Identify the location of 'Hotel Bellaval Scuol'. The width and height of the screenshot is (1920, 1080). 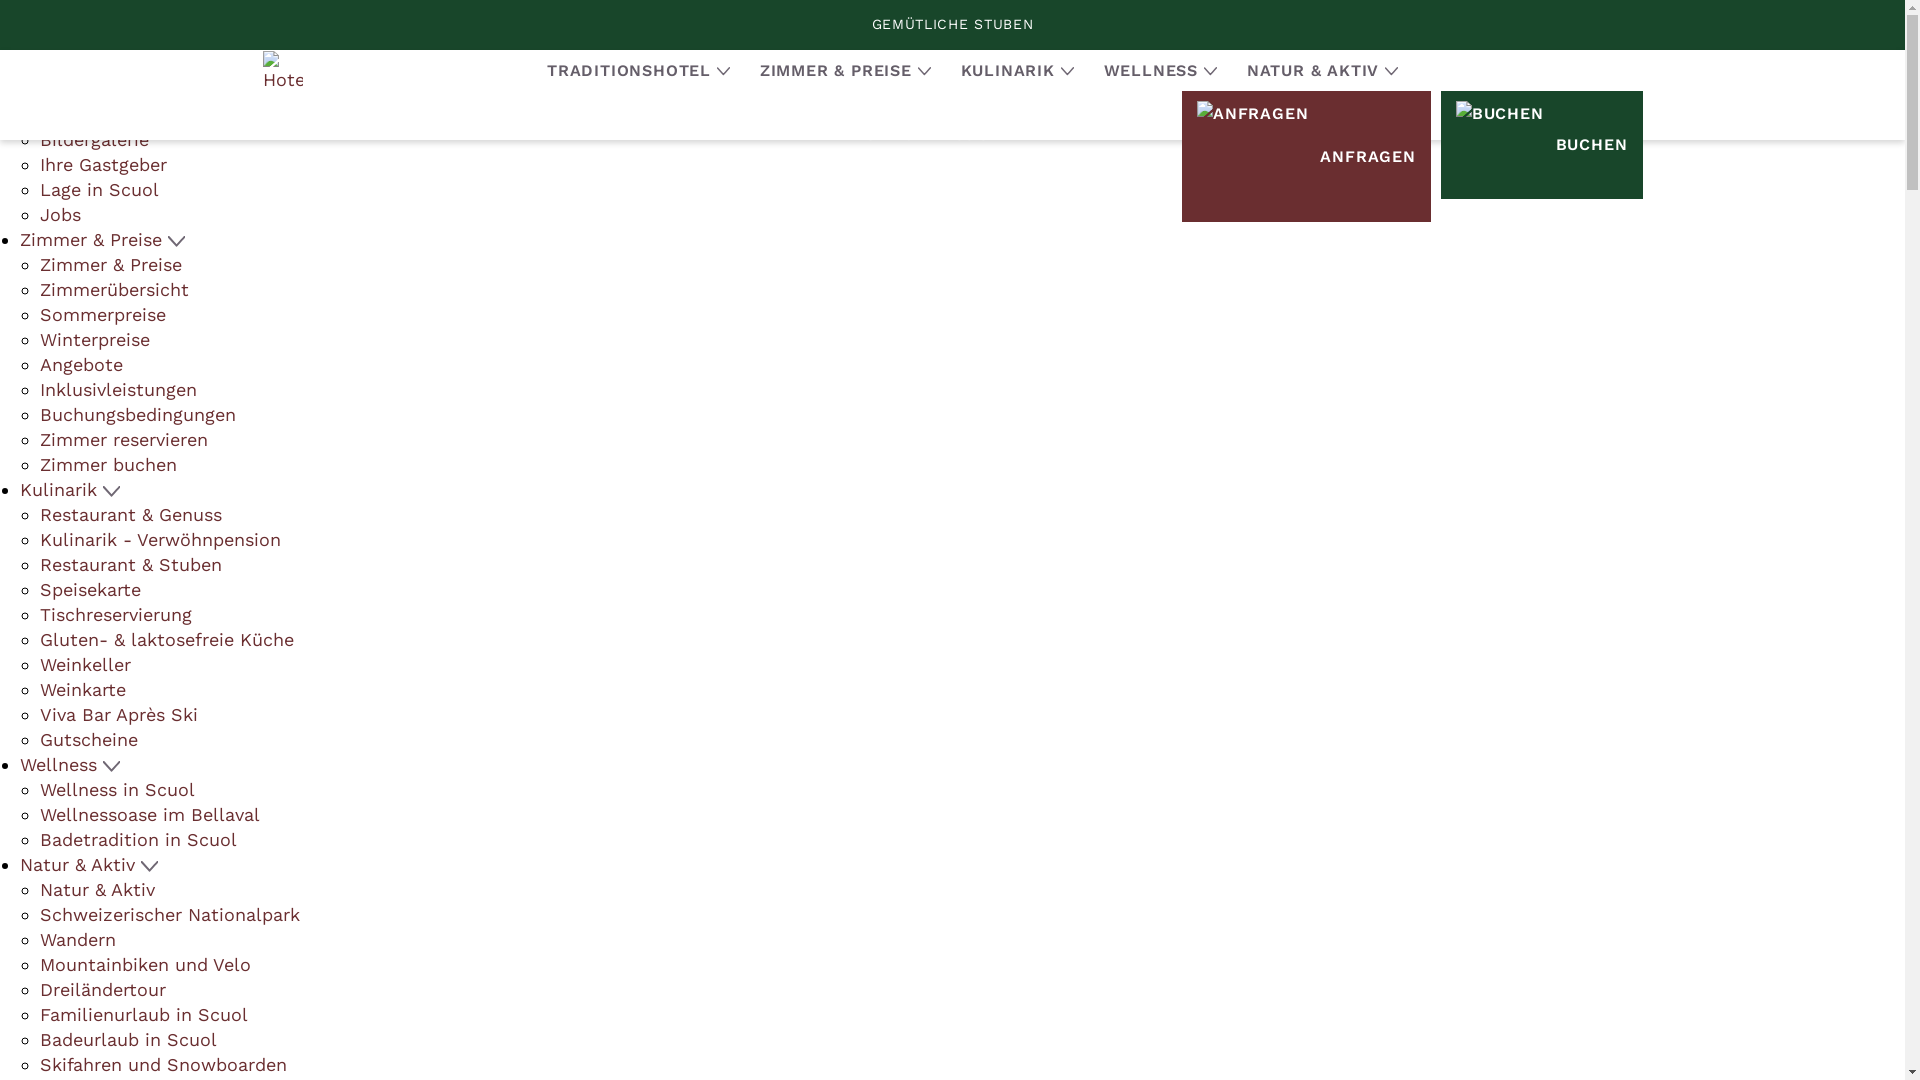
(281, 68).